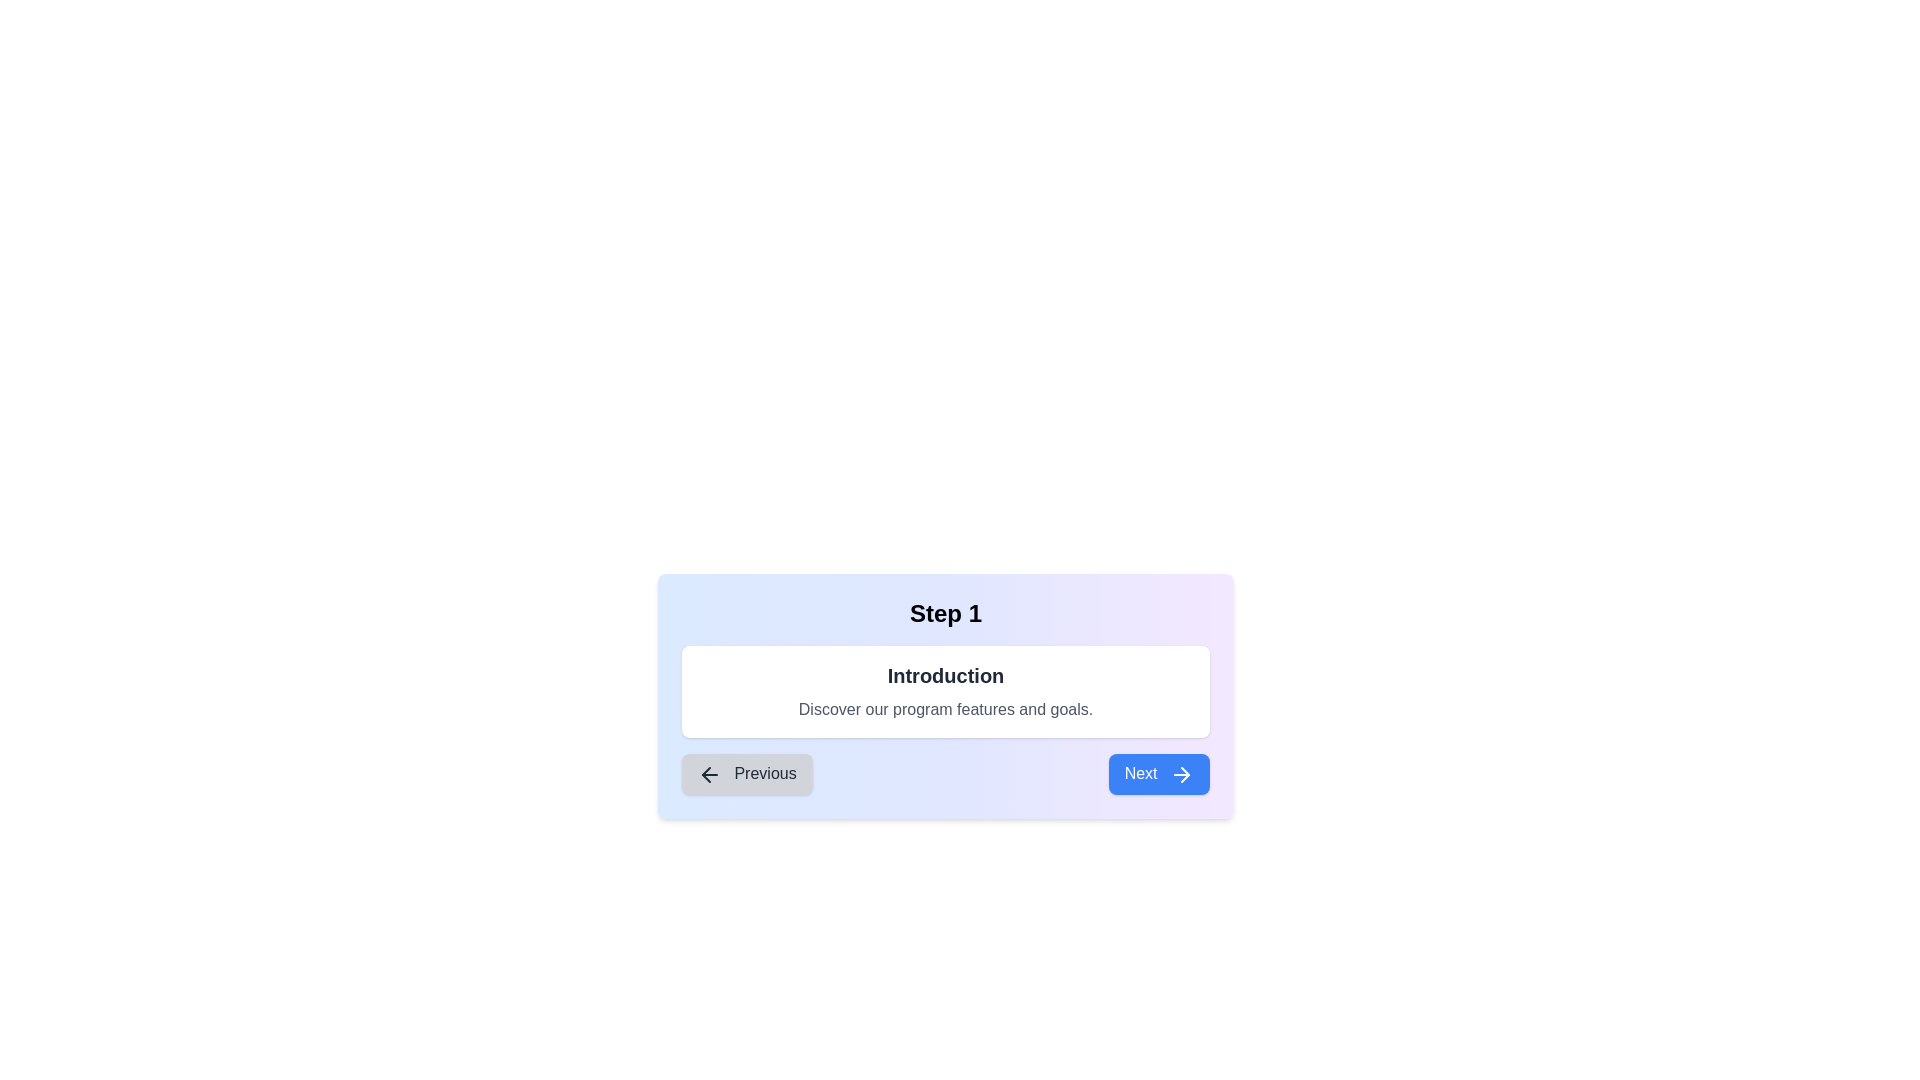  I want to click on the 'Next' button to navigate to the next step, so click(1158, 773).